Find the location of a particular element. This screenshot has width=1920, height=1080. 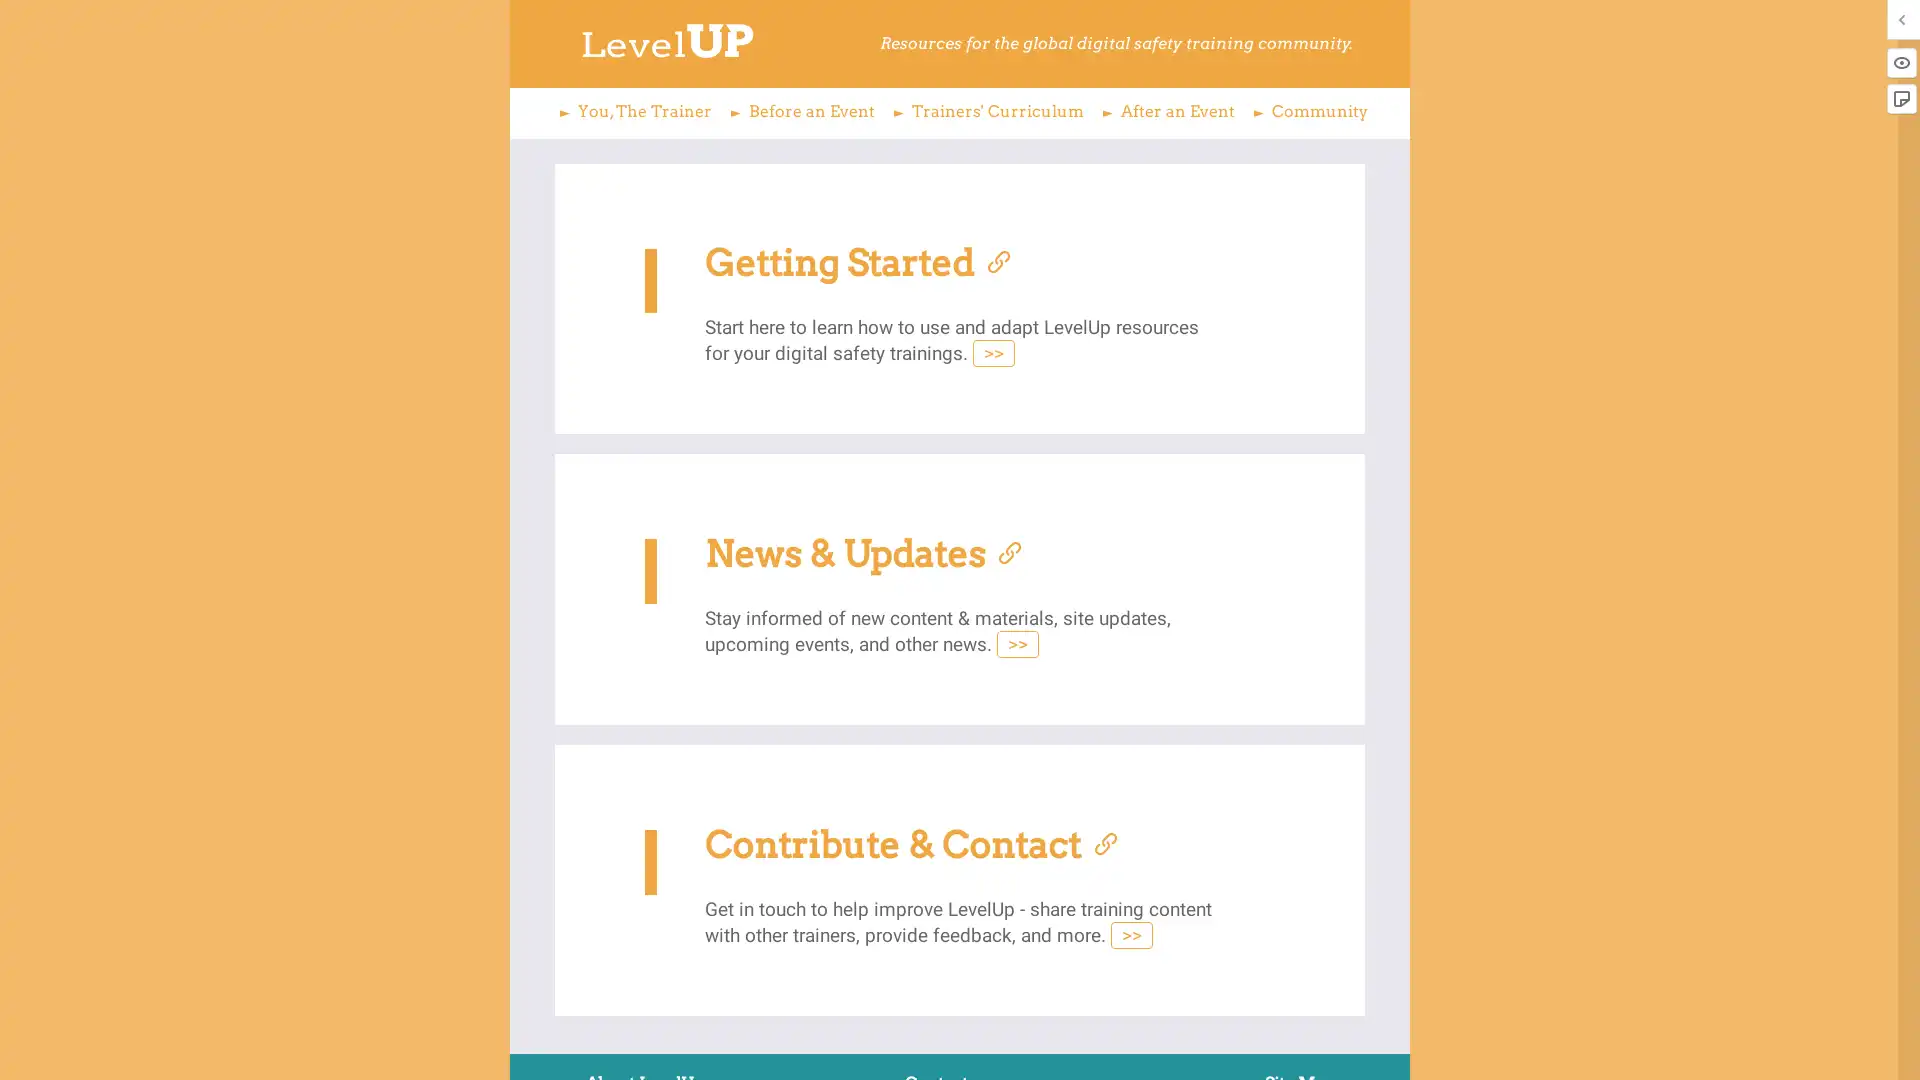

Show highlights is located at coordinates (1900, 61).